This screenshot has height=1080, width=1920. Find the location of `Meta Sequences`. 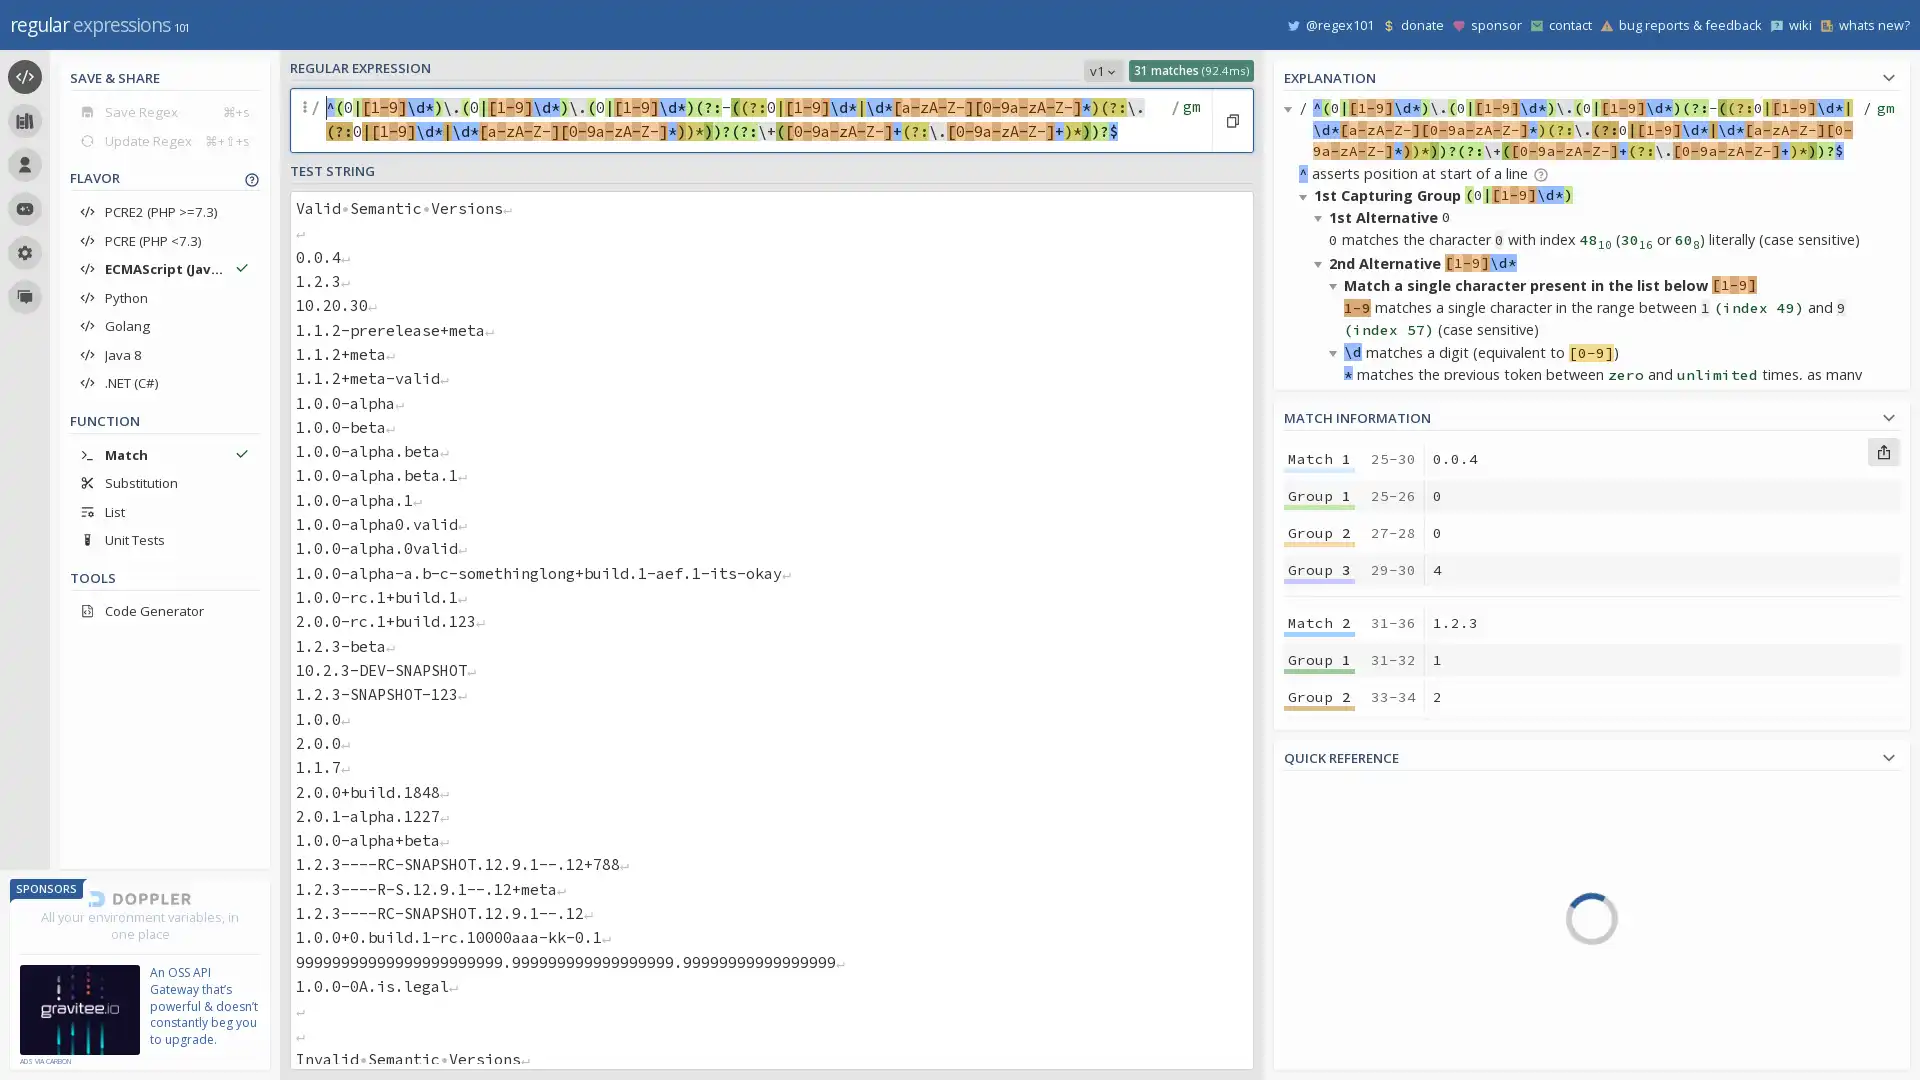

Meta Sequences is located at coordinates (1377, 944).